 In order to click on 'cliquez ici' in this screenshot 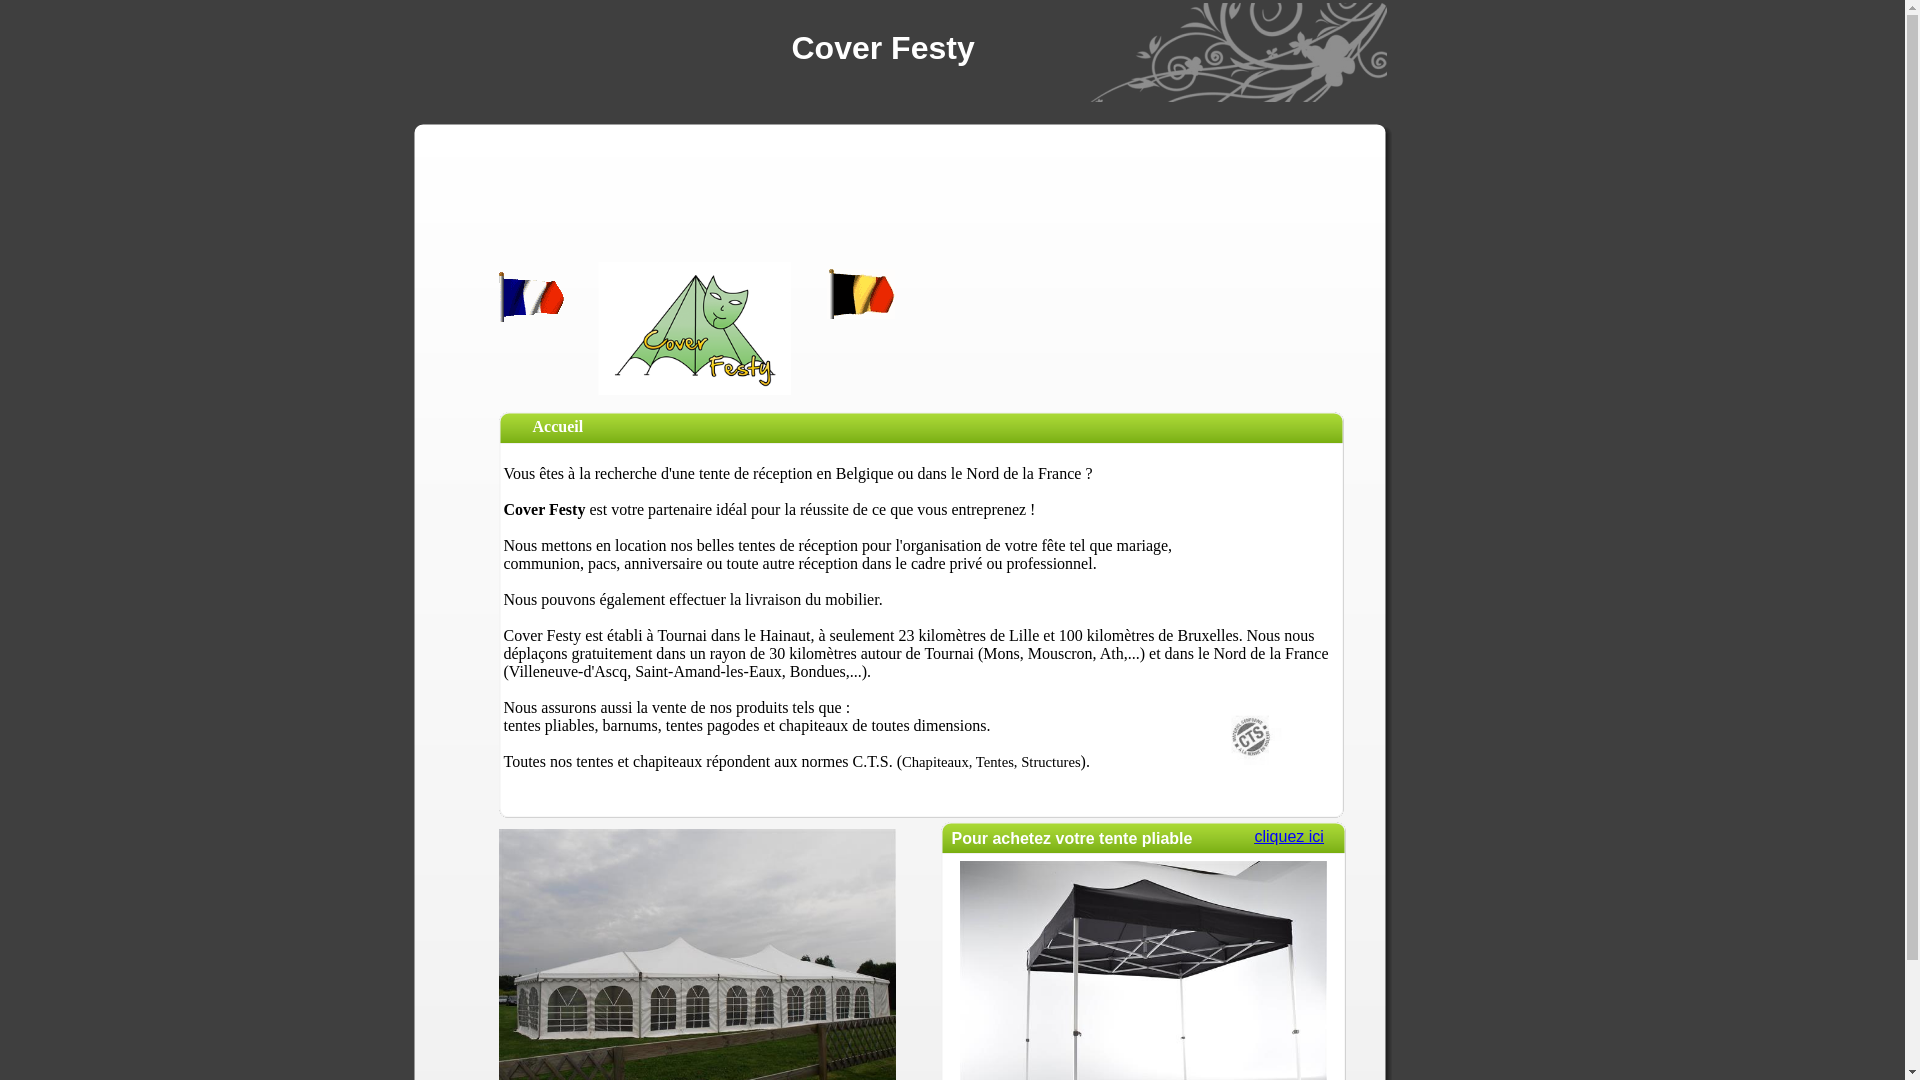, I will do `click(1288, 836)`.